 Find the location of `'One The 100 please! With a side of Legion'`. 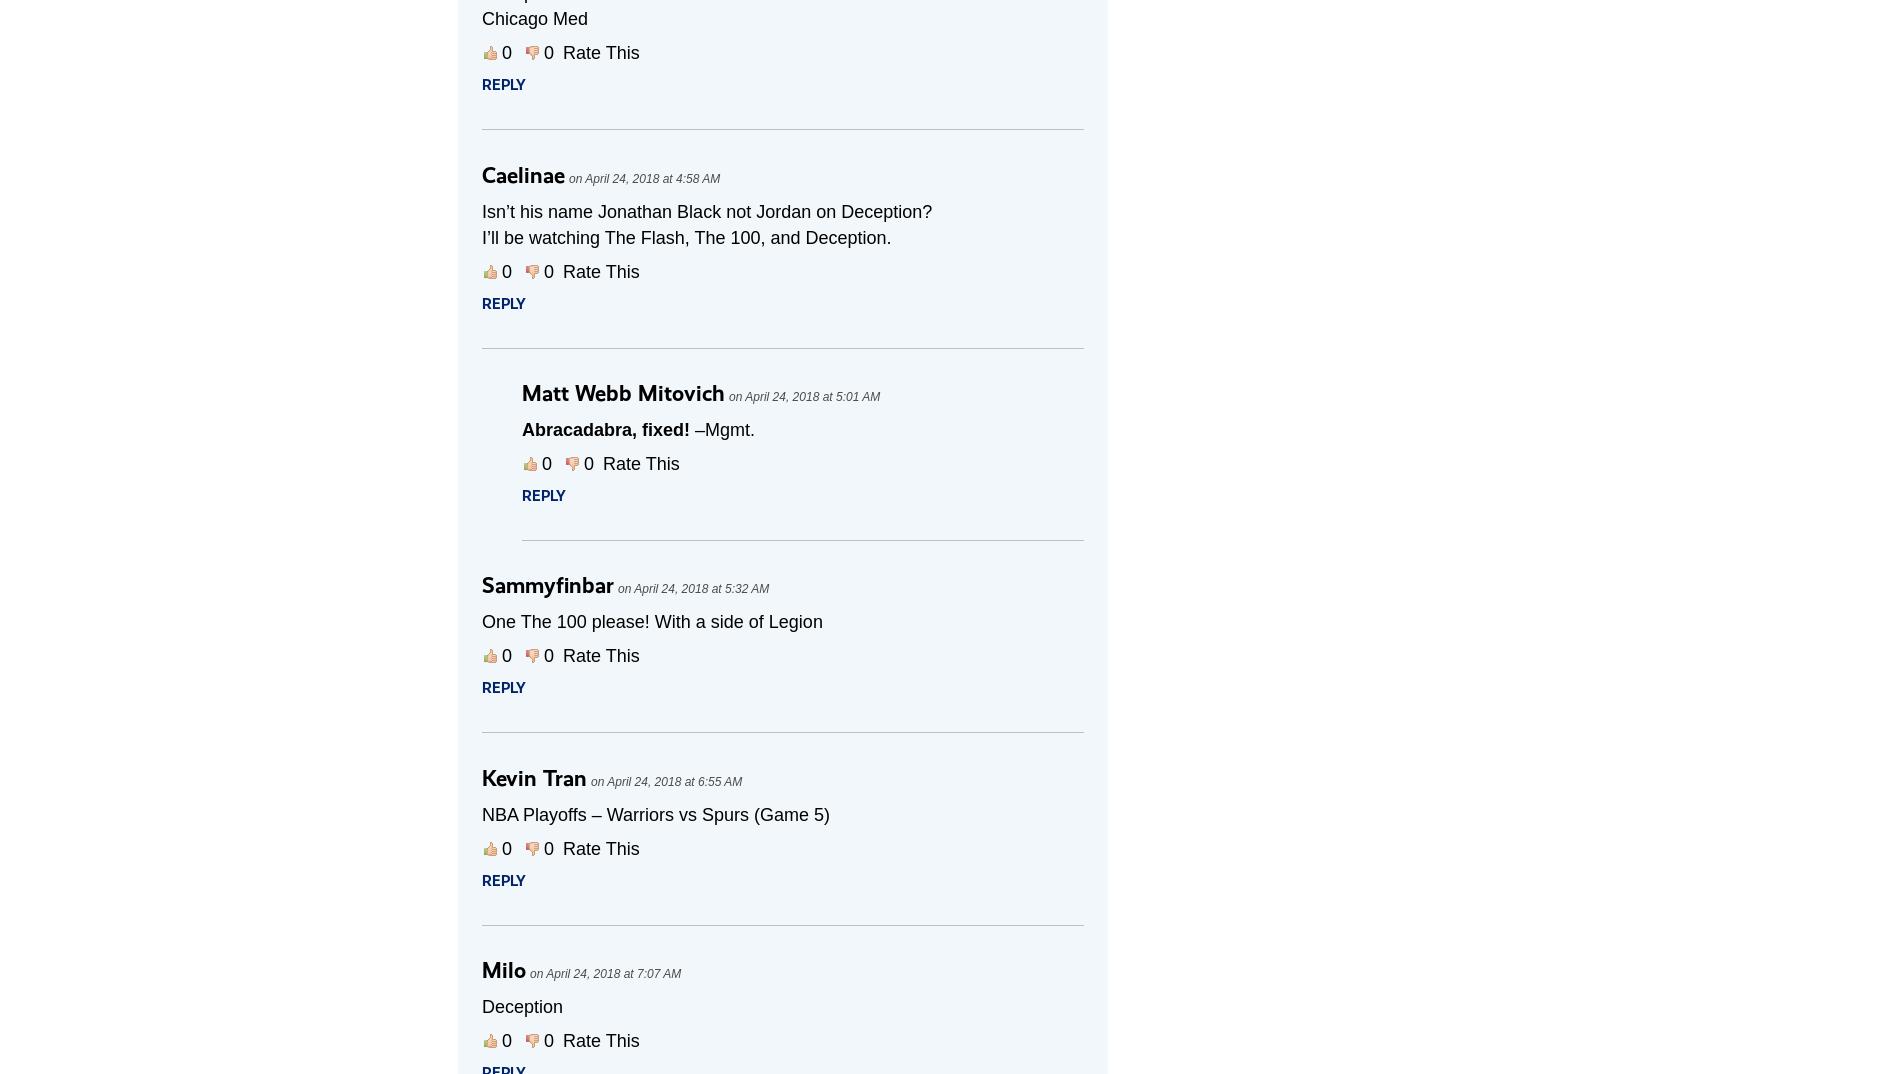

'One The 100 please! With a side of Legion' is located at coordinates (652, 621).